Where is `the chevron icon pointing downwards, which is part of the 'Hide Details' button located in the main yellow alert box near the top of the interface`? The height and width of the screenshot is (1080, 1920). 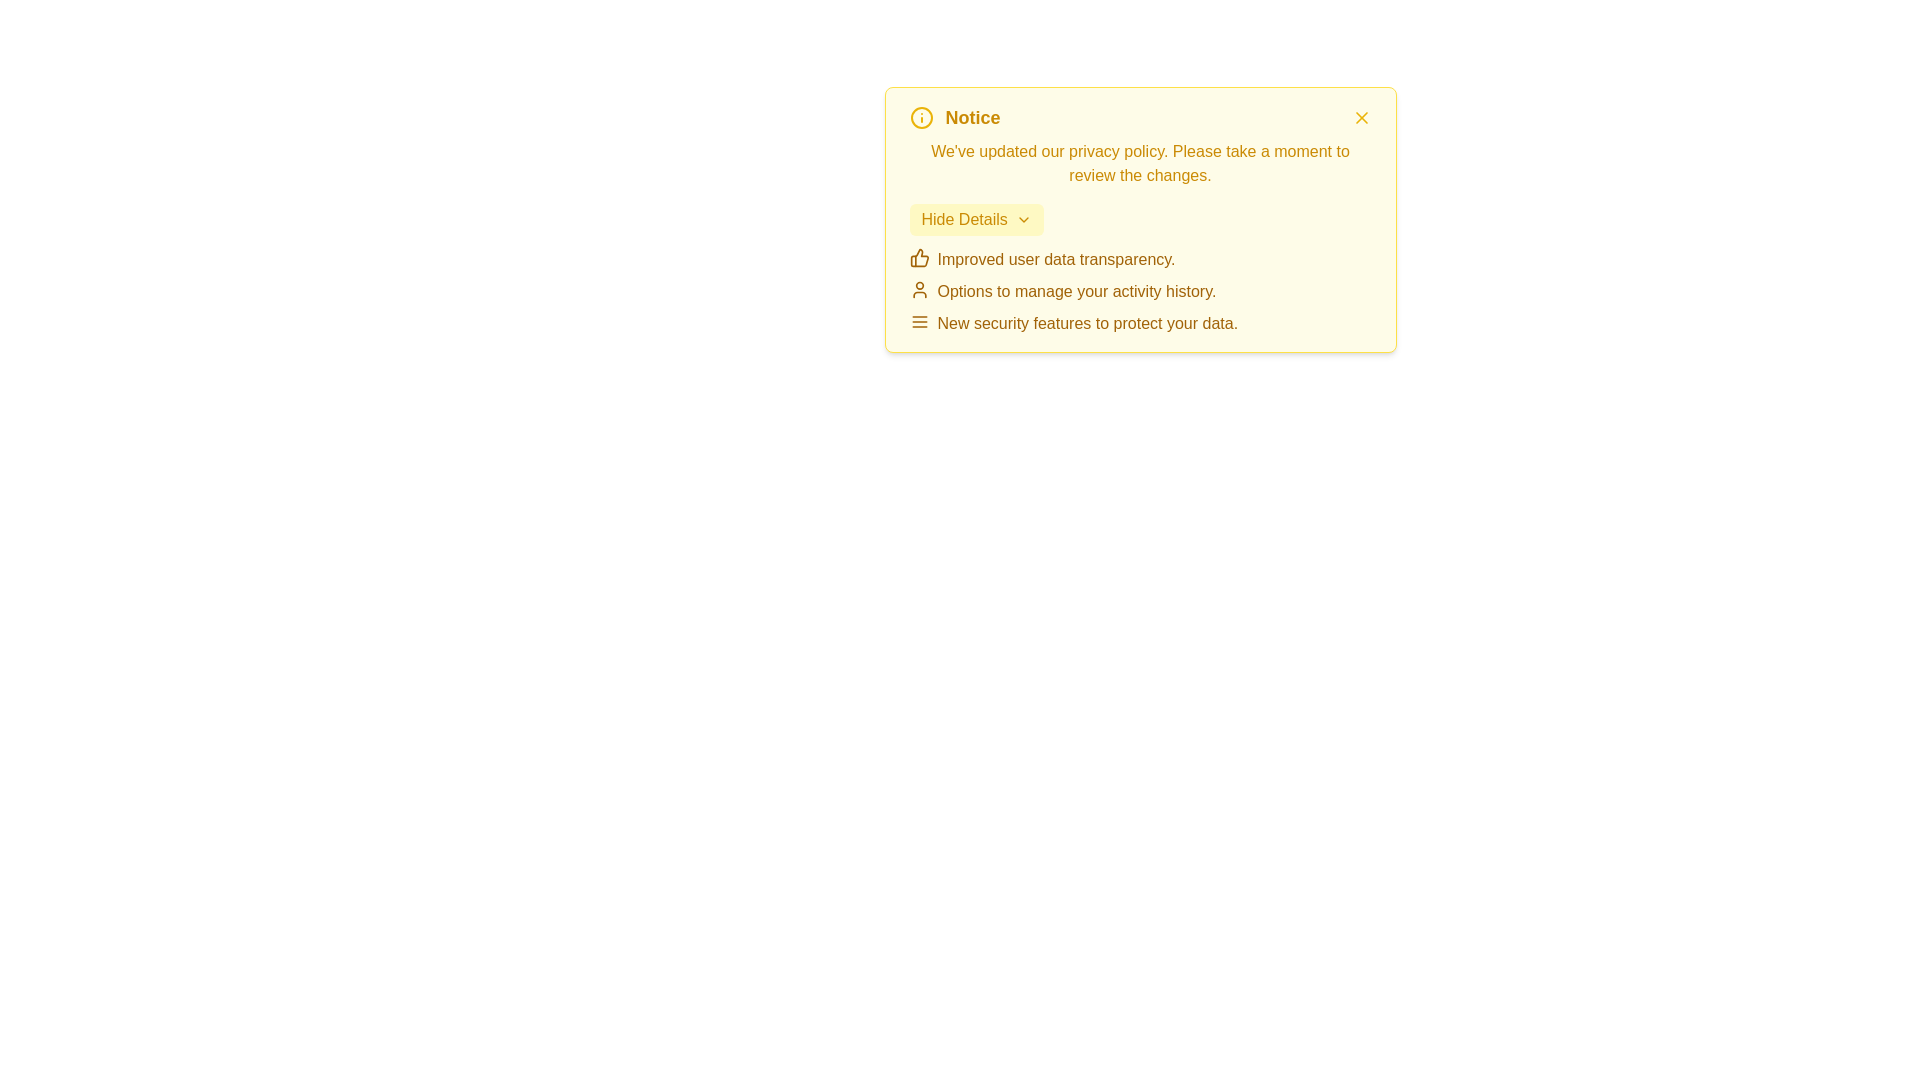
the chevron icon pointing downwards, which is part of the 'Hide Details' button located in the main yellow alert box near the top of the interface is located at coordinates (1023, 219).